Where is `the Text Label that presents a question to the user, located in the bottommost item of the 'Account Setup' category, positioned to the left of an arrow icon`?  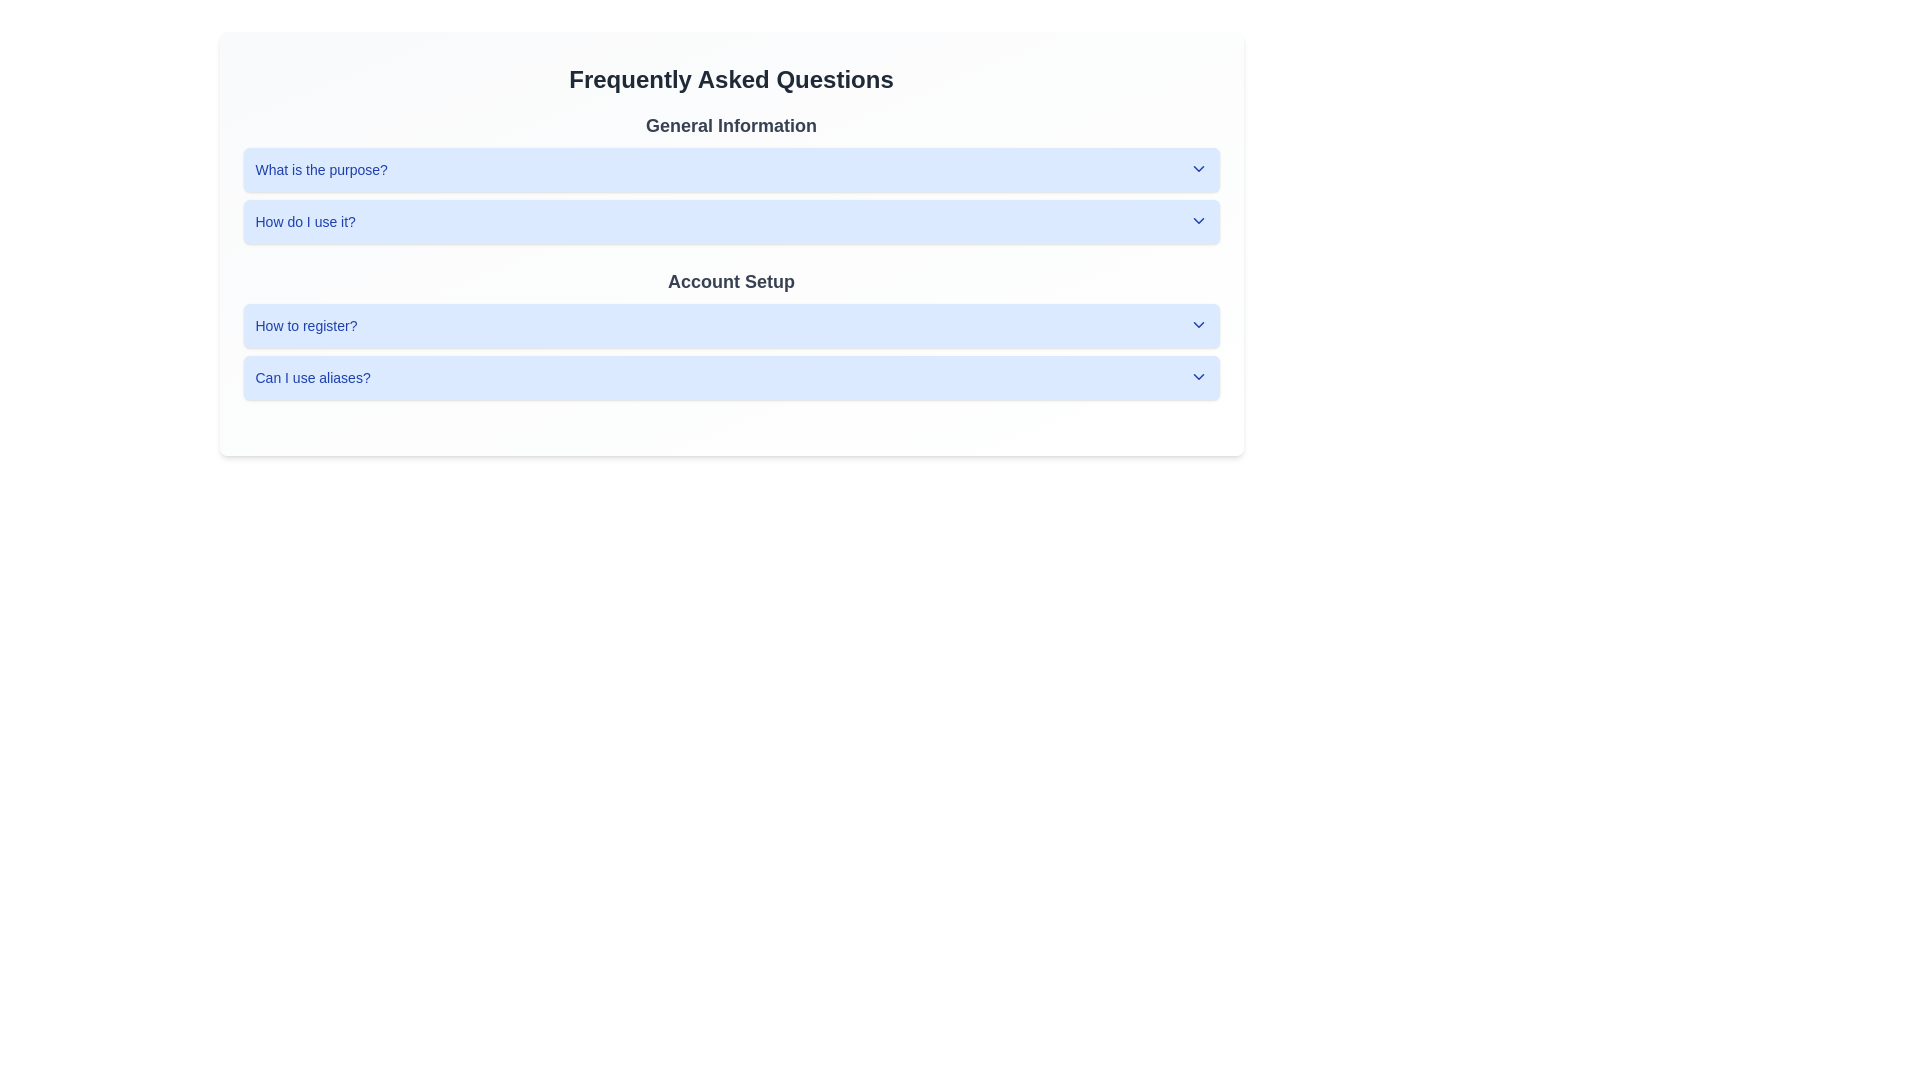 the Text Label that presents a question to the user, located in the bottommost item of the 'Account Setup' category, positioned to the left of an arrow icon is located at coordinates (312, 378).